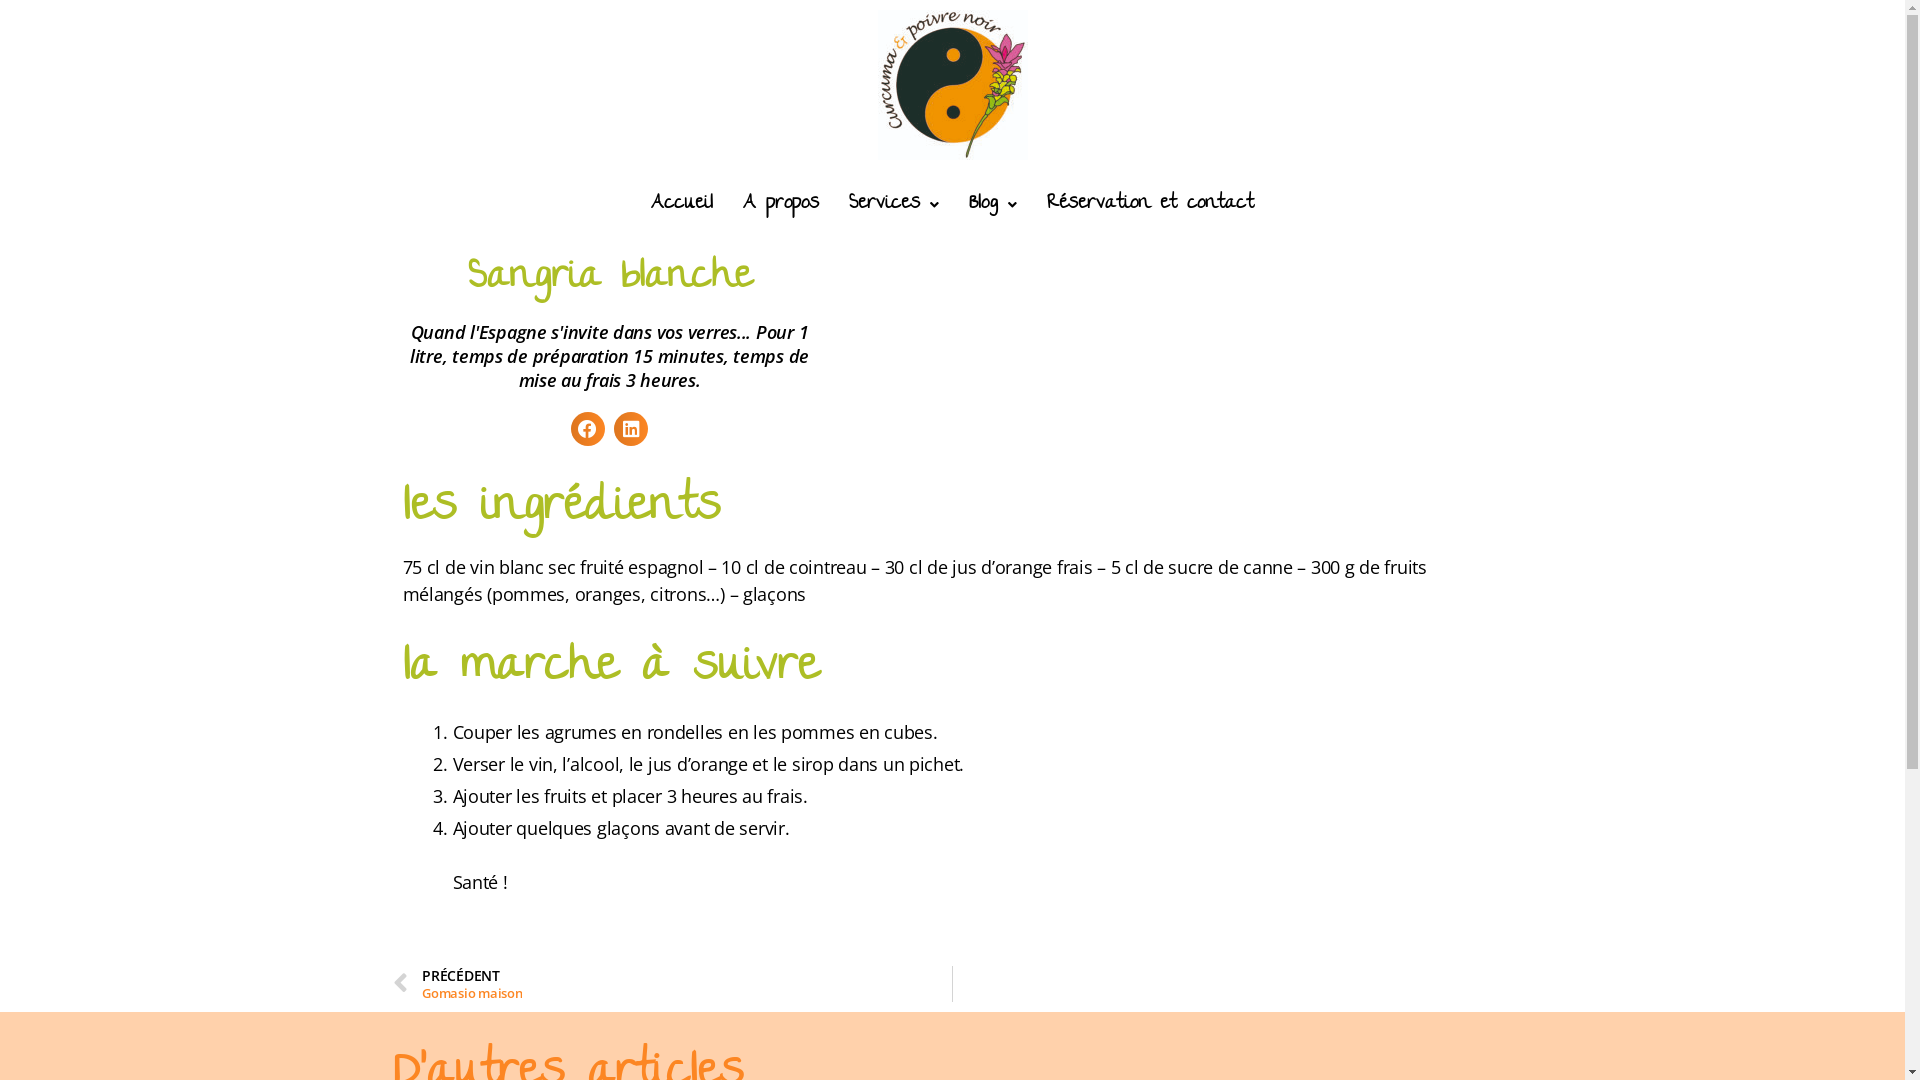  I want to click on 'Services', so click(892, 204).